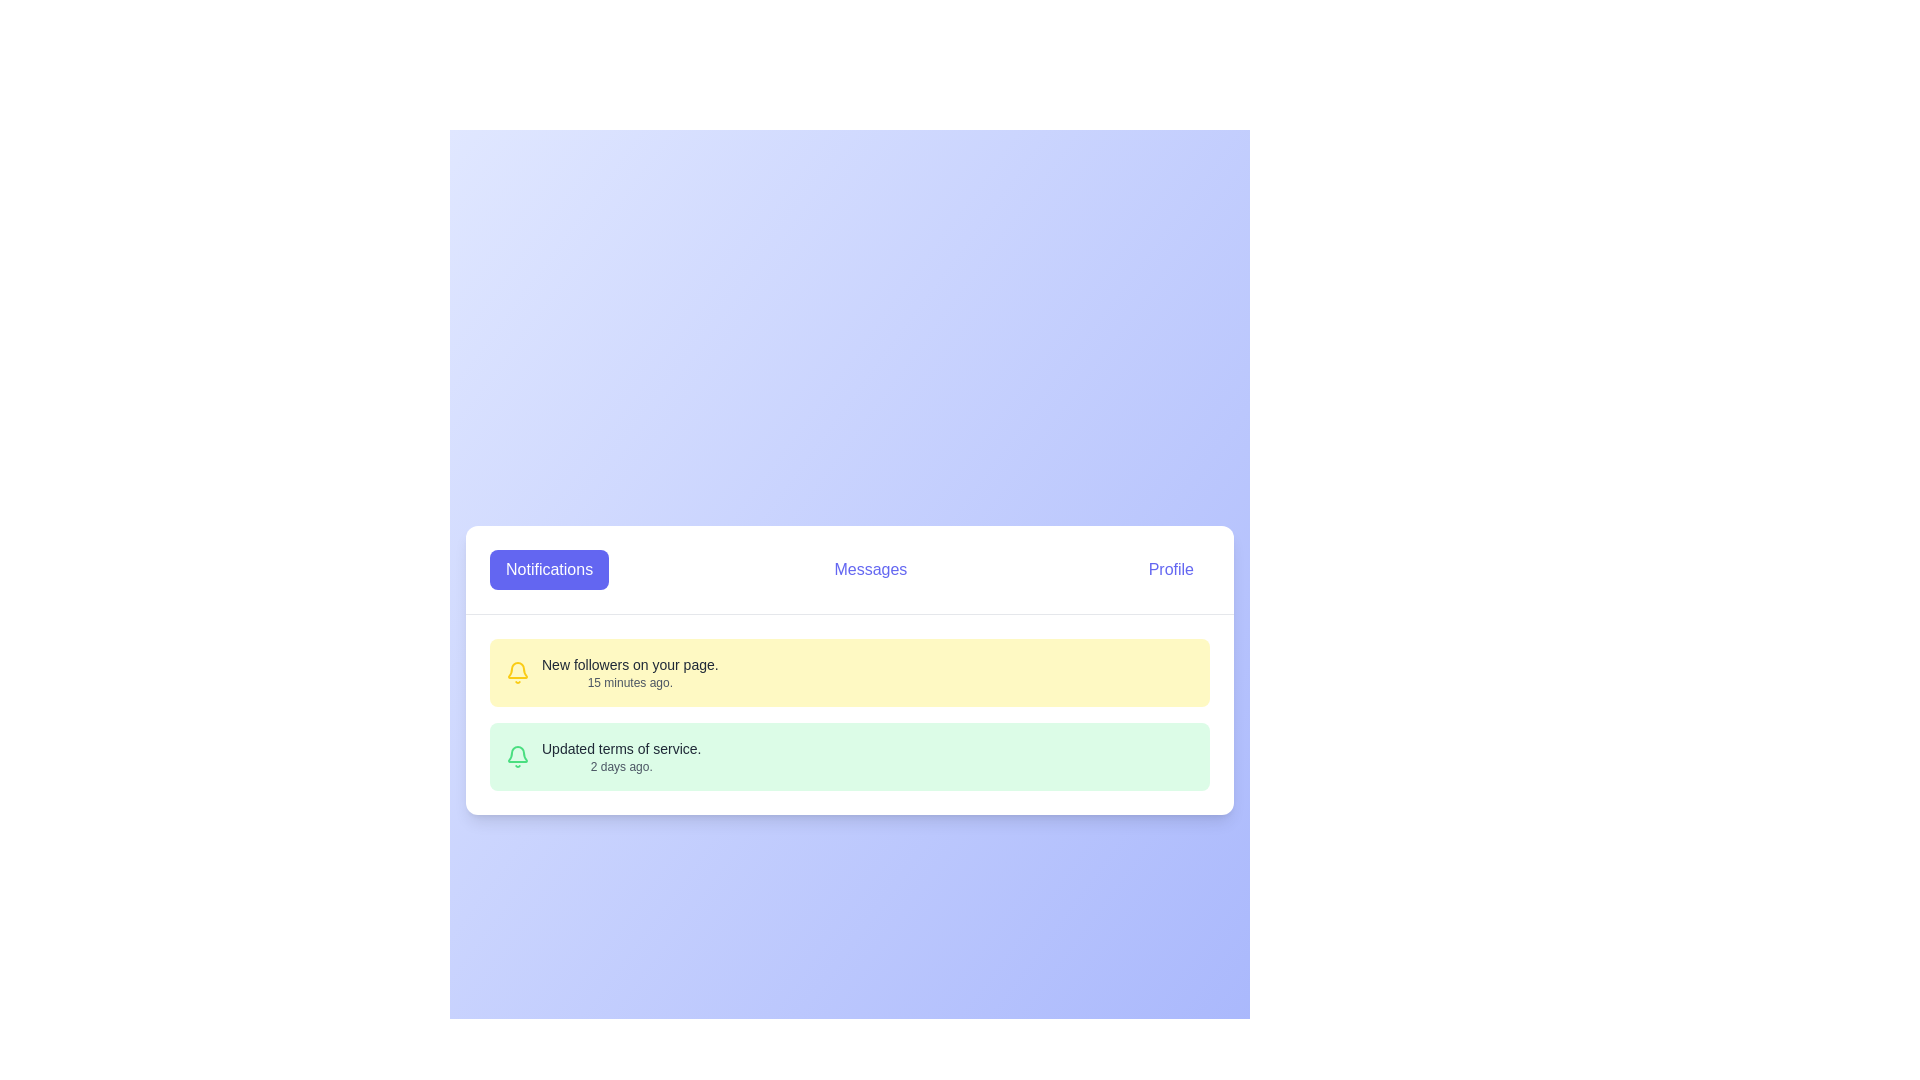 The image size is (1920, 1080). Describe the element at coordinates (870, 569) in the screenshot. I see `the 'Messages' button, which is a rectangular button with purple text and rounded borders, located in the navigation bar near the top of the section` at that location.